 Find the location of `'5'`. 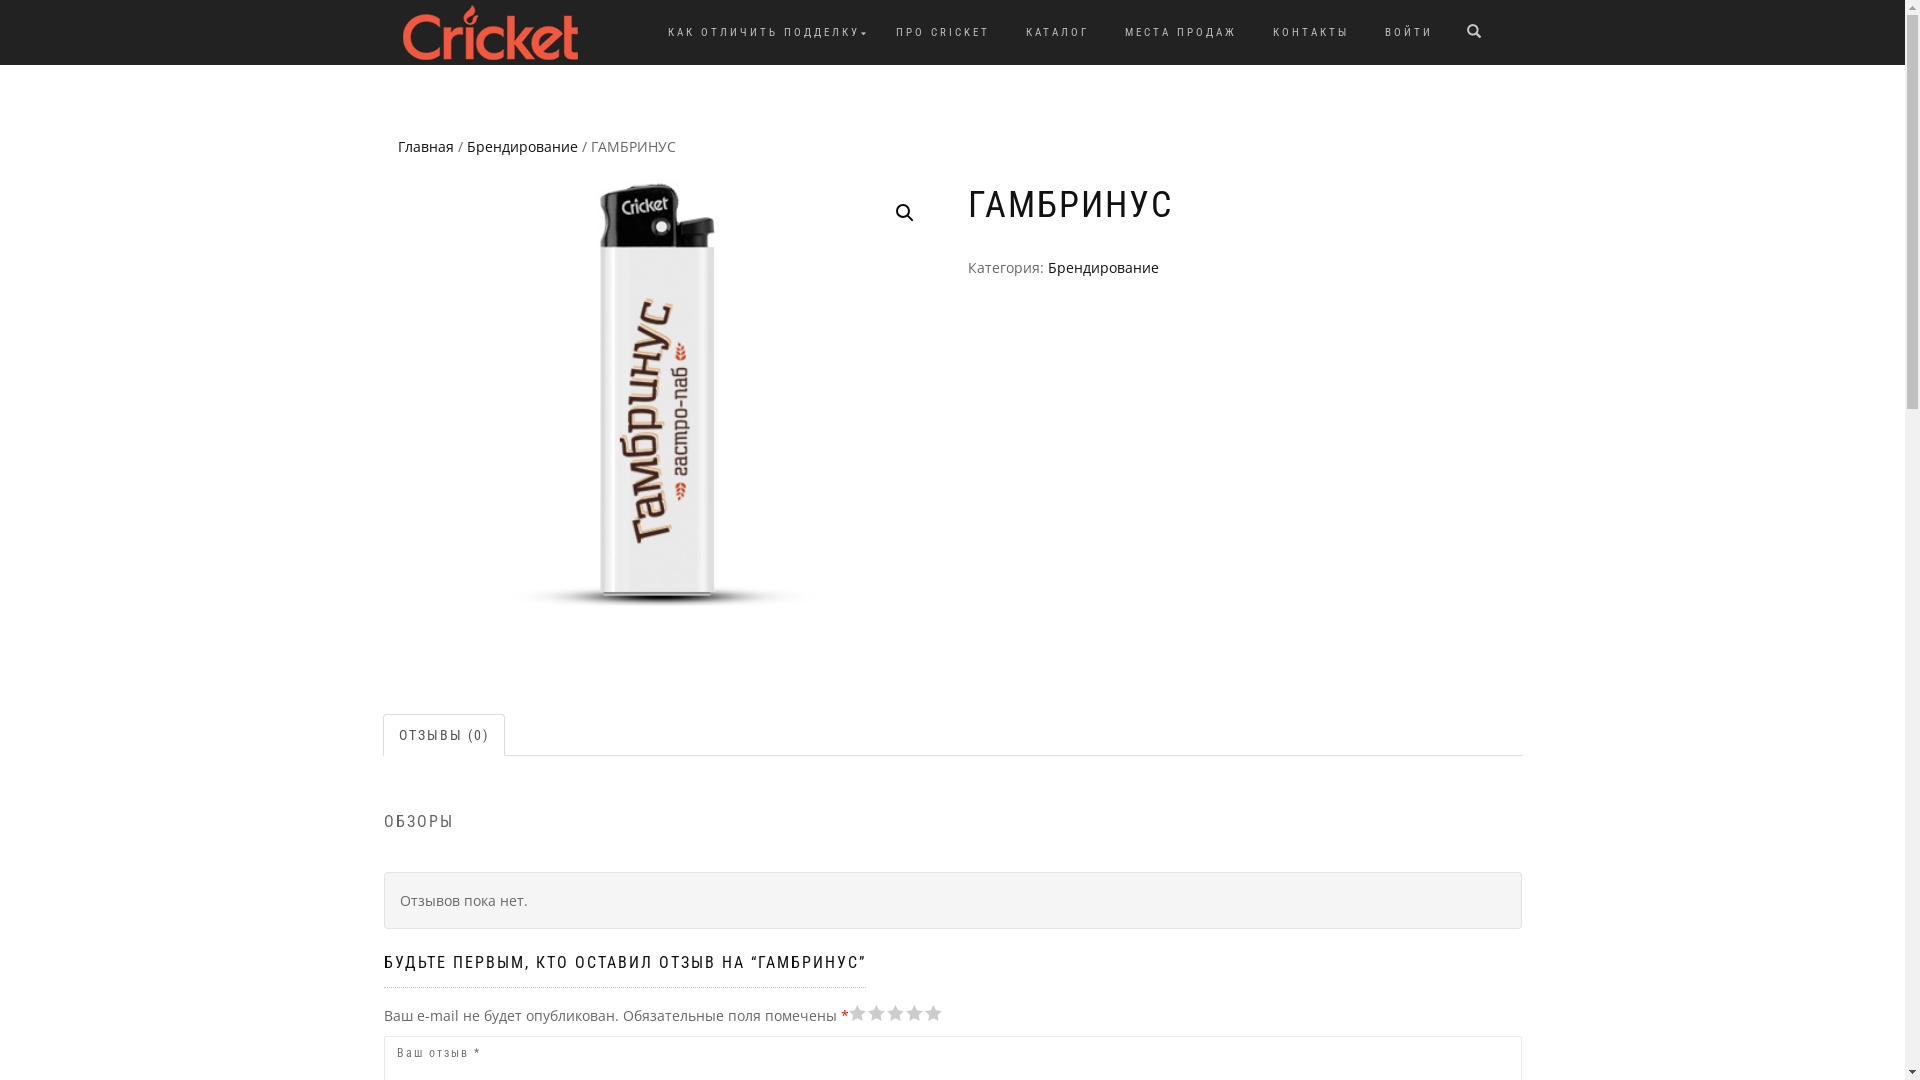

'5' is located at coordinates (848, 1013).